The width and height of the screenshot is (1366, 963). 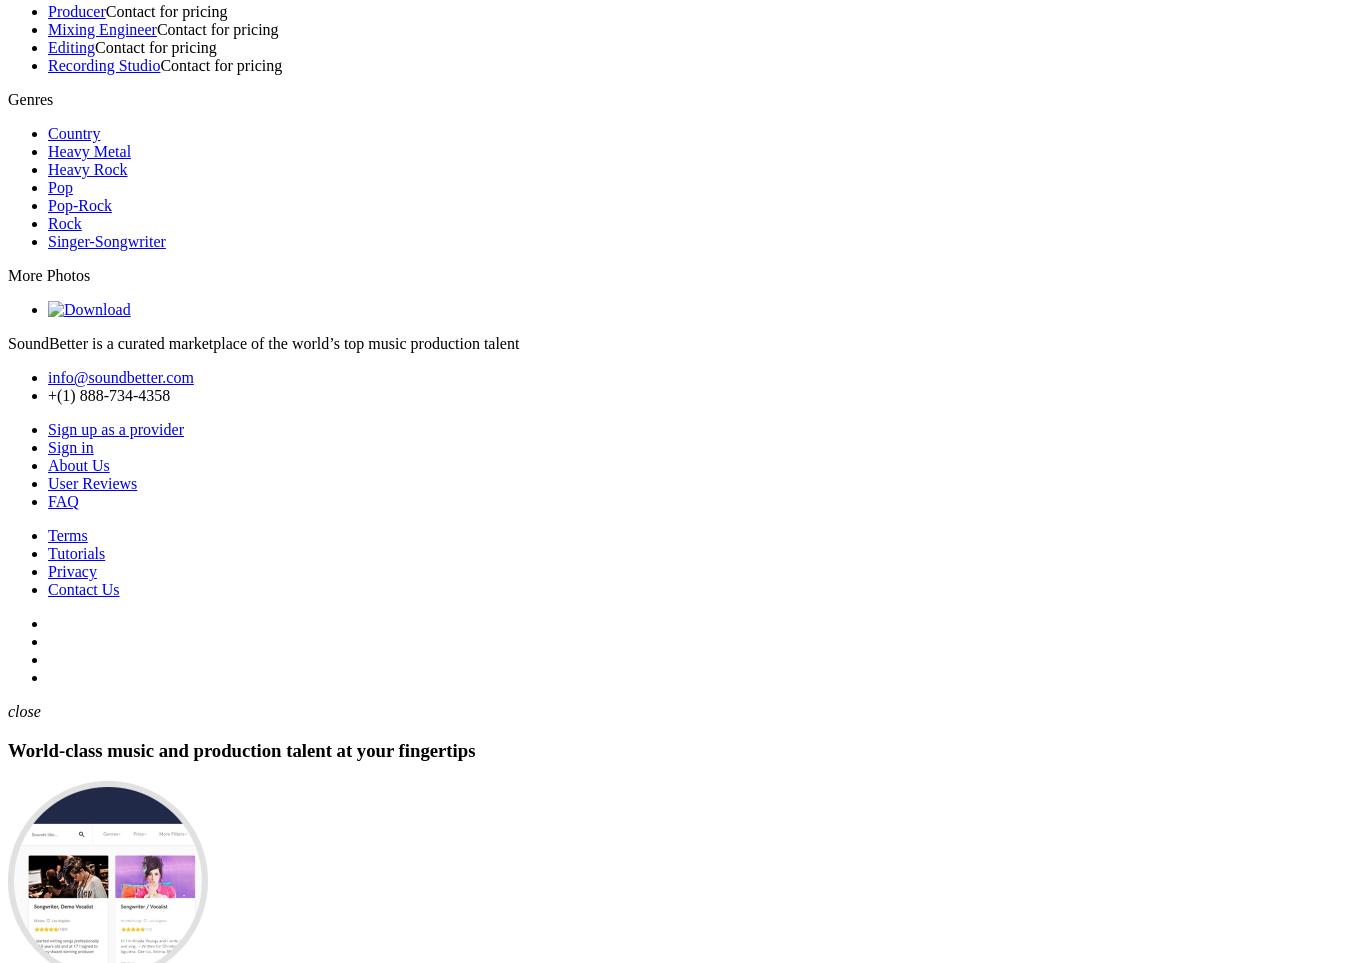 I want to click on 'Heavy Rock', so click(x=87, y=169).